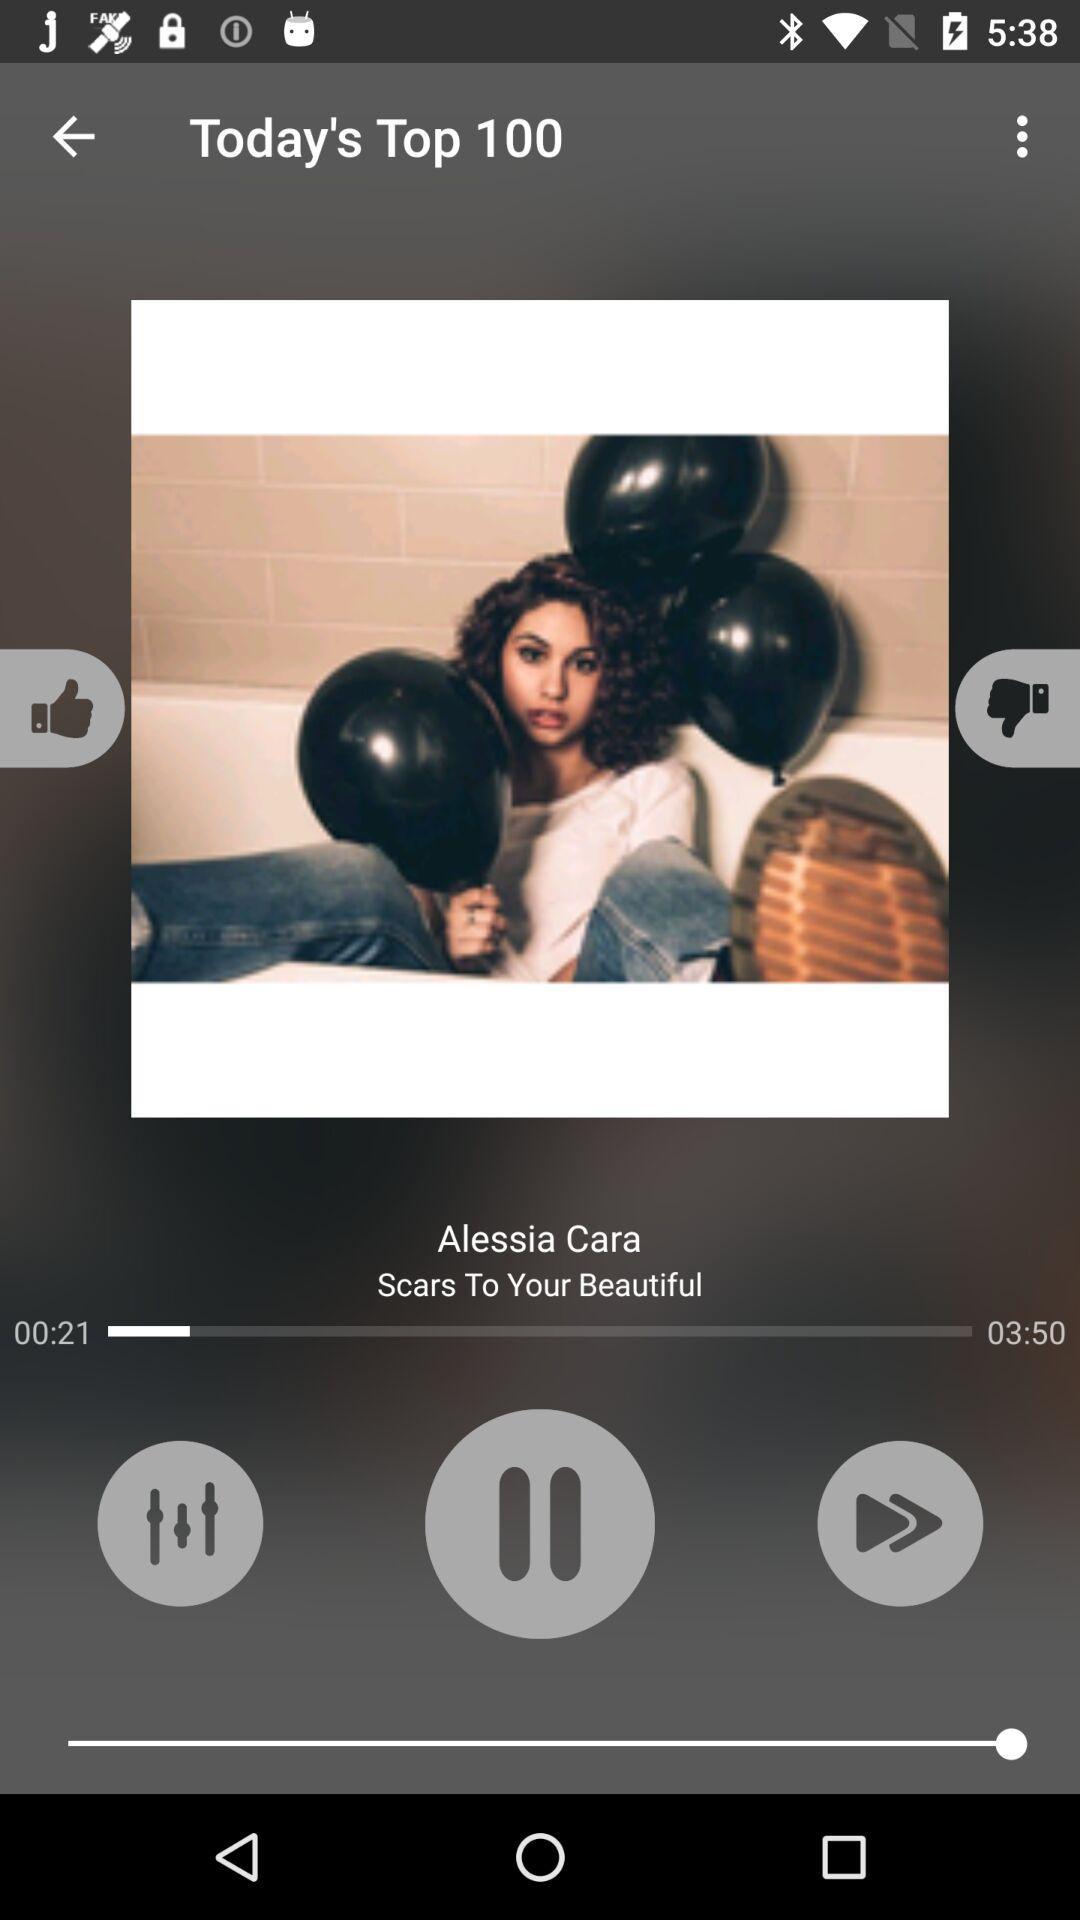 This screenshot has width=1080, height=1920. I want to click on the item on the right, so click(1014, 708).